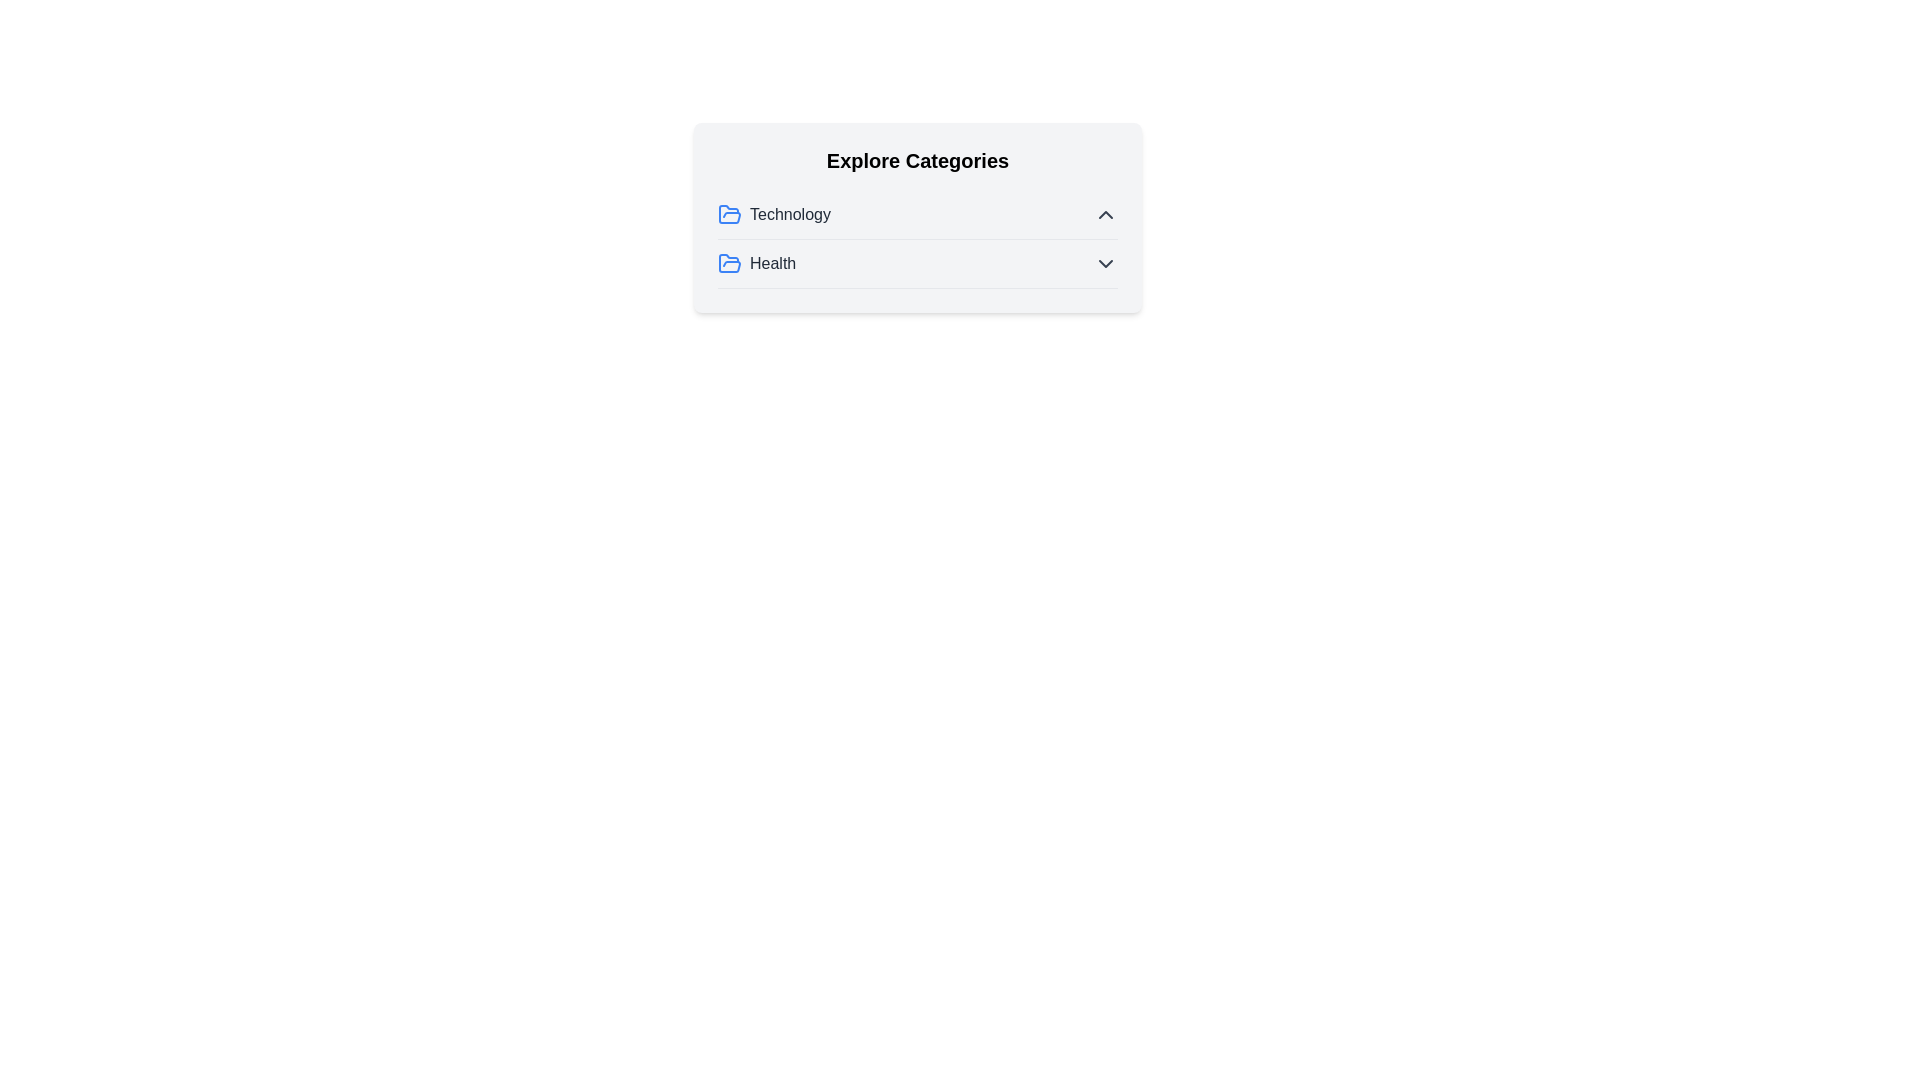  What do you see at coordinates (1104, 215) in the screenshot?
I see `the chevron icon next to the 'Technology' category to toggle its expanded state` at bounding box center [1104, 215].